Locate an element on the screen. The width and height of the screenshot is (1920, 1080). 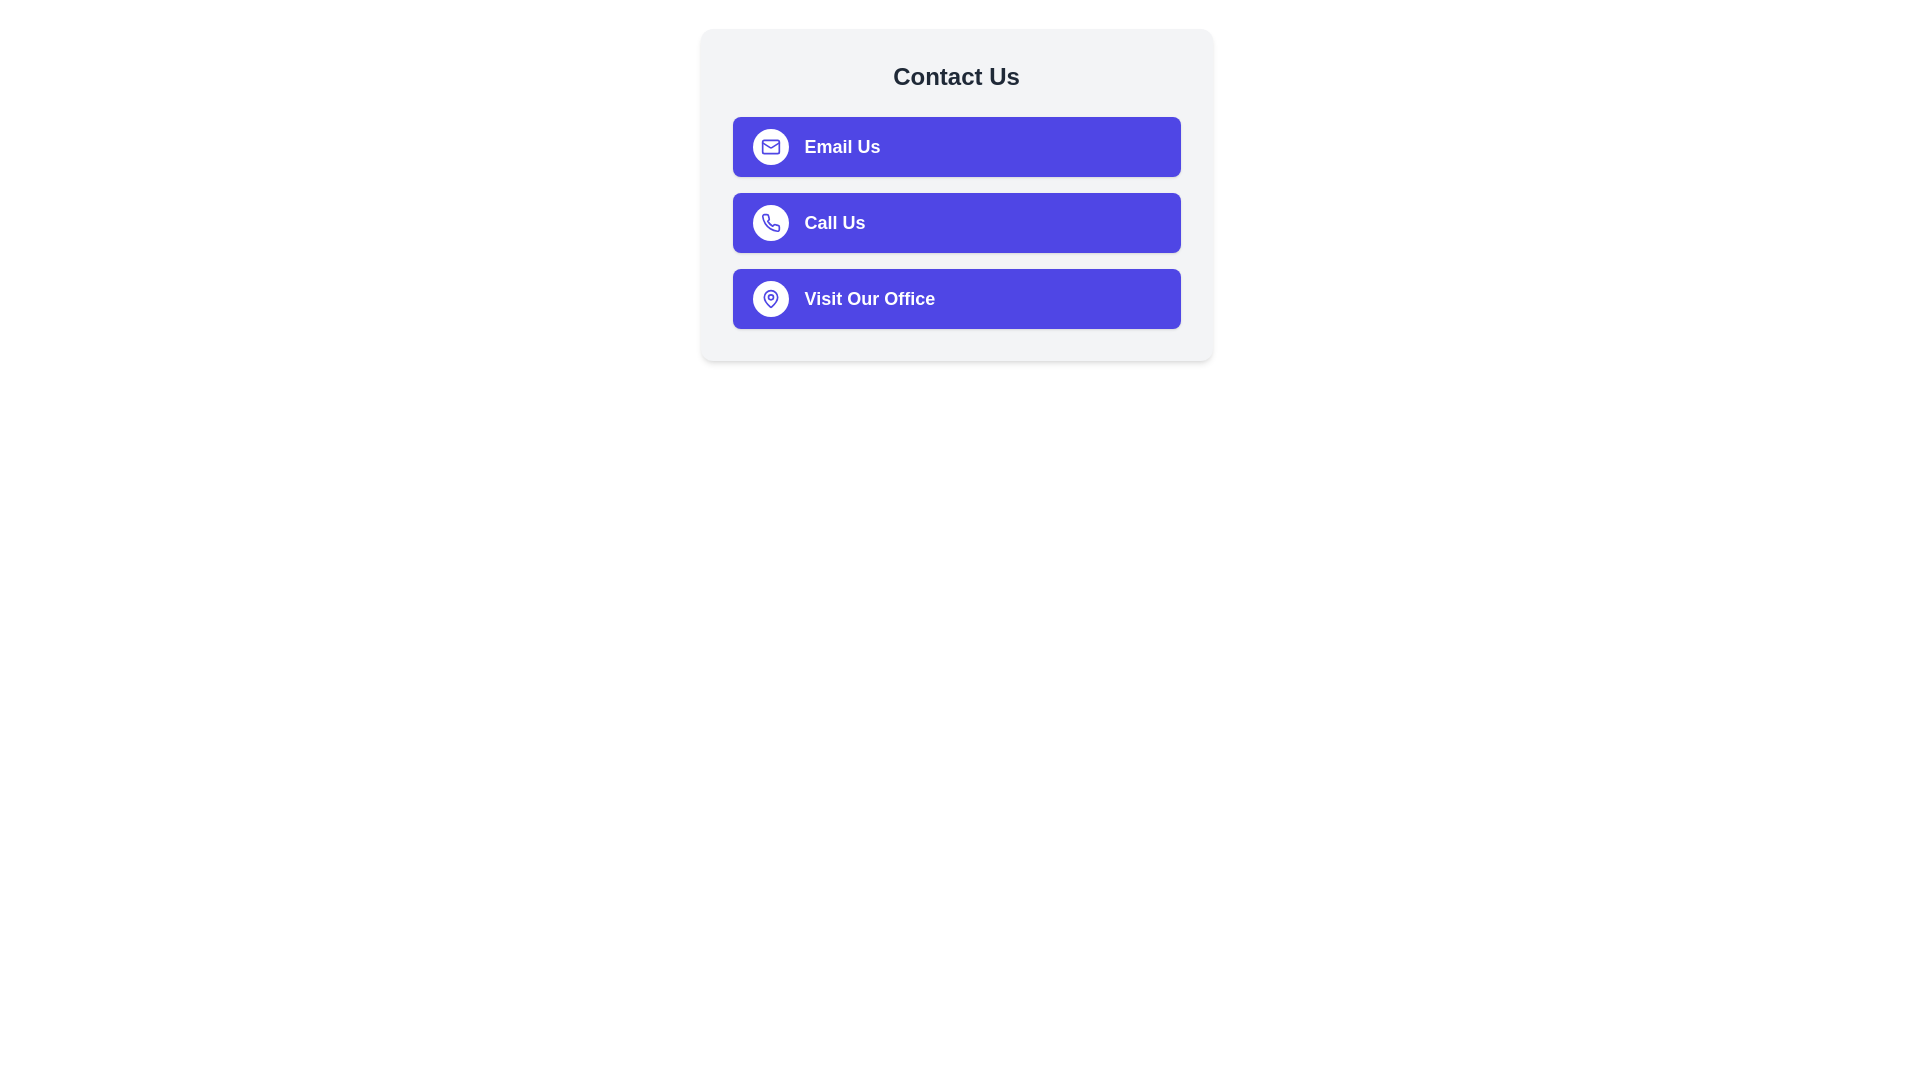
the map pin icon, which represents the 'Visit Our Office' button, located at the bottom of the 'Contact Us' section is located at coordinates (769, 299).